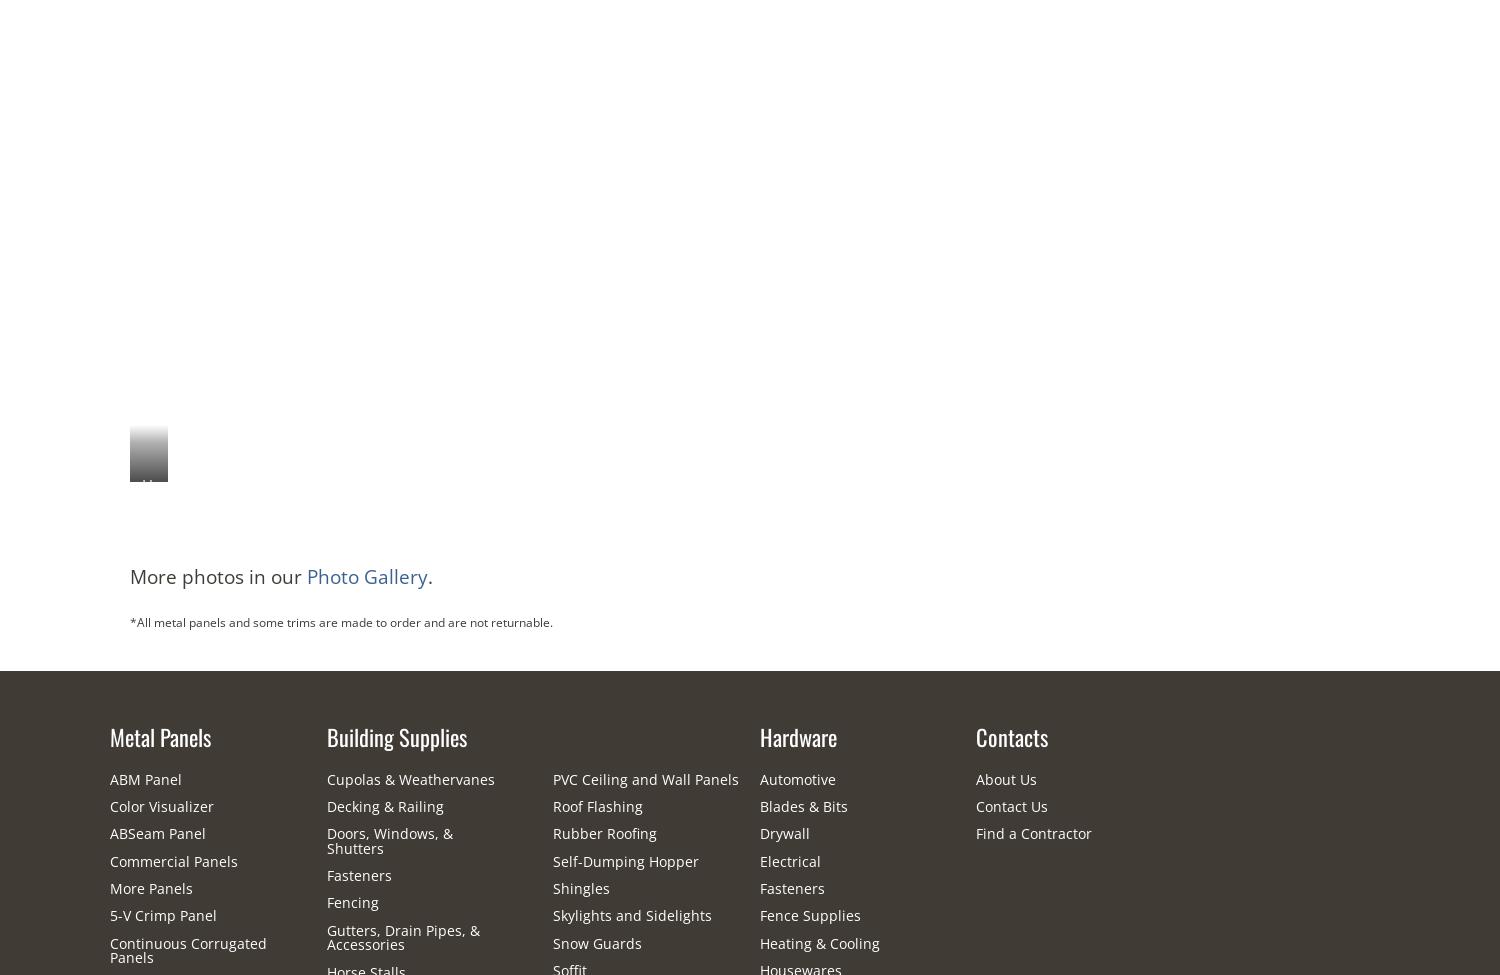 This screenshot has width=1500, height=975. What do you see at coordinates (396, 735) in the screenshot?
I see `'Building Supplies'` at bounding box center [396, 735].